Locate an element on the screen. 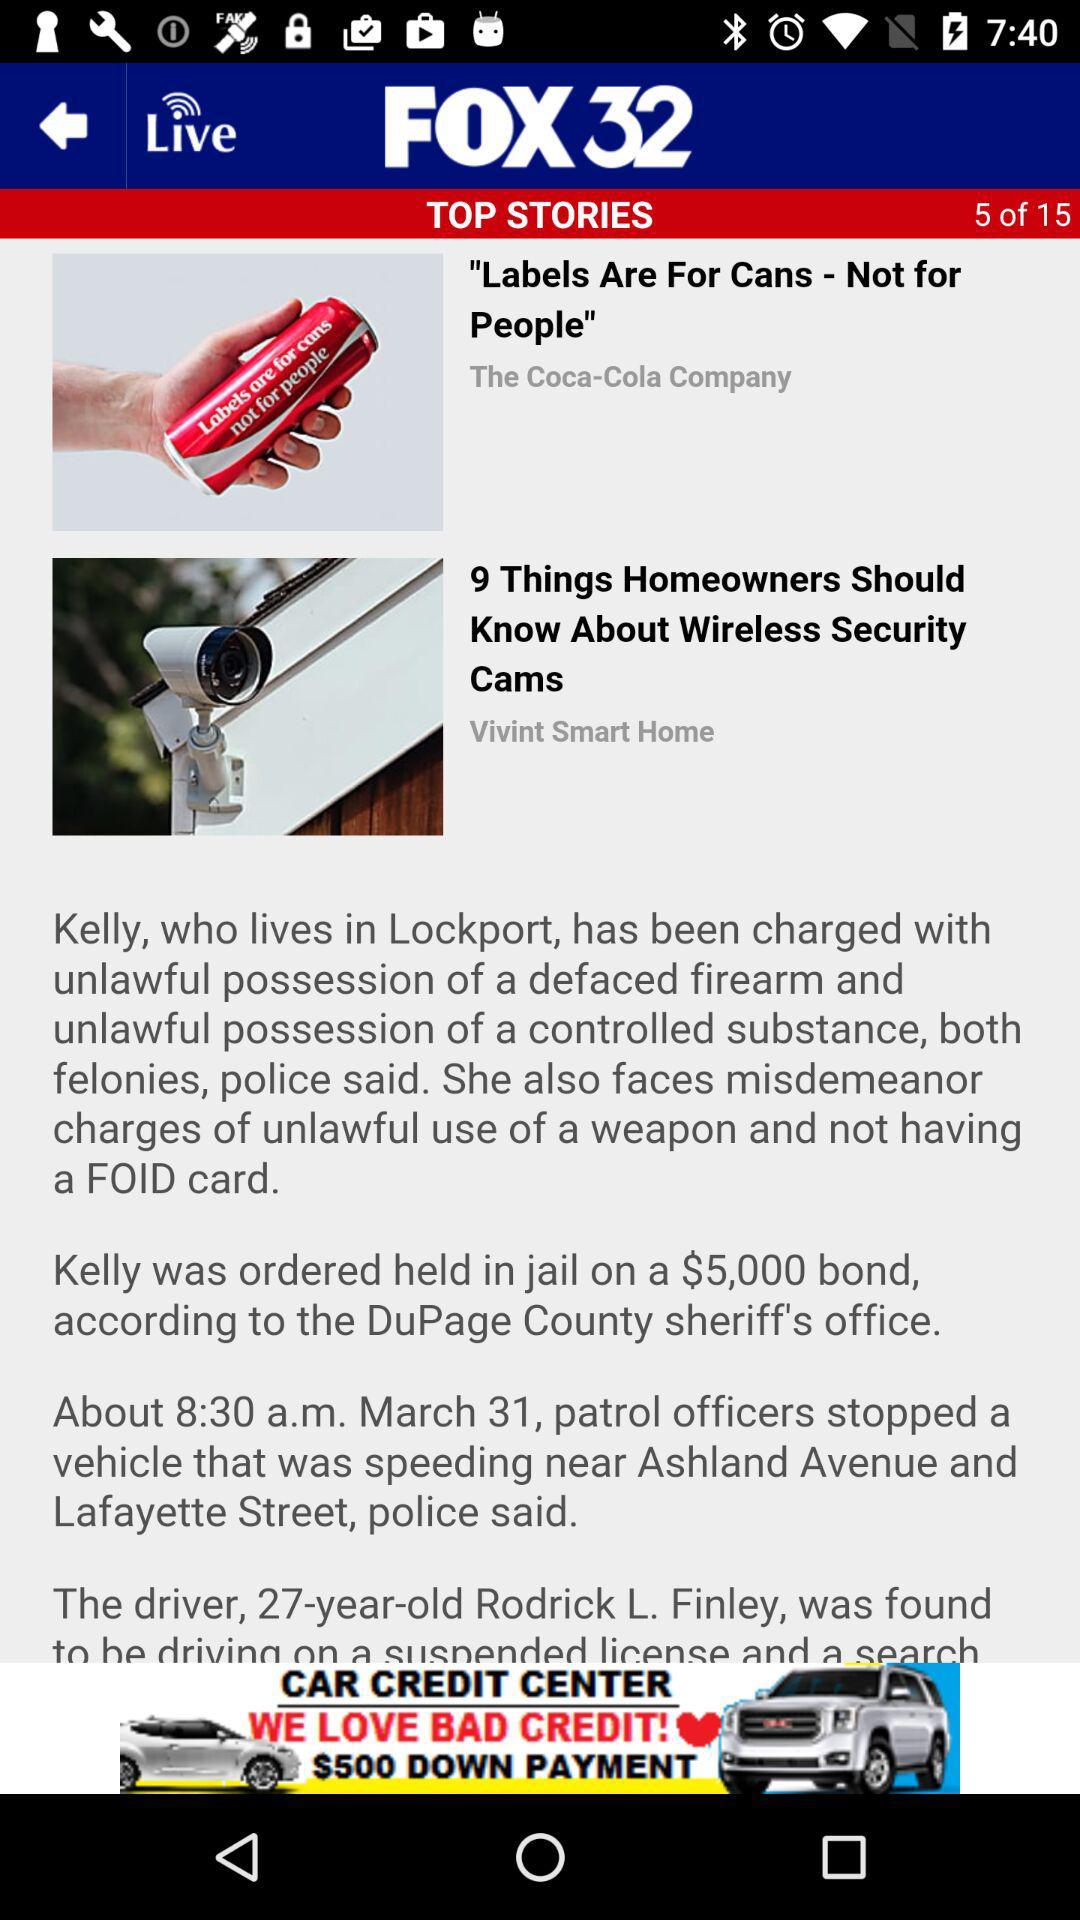 Image resolution: width=1080 pixels, height=1920 pixels. open livestream is located at coordinates (189, 124).